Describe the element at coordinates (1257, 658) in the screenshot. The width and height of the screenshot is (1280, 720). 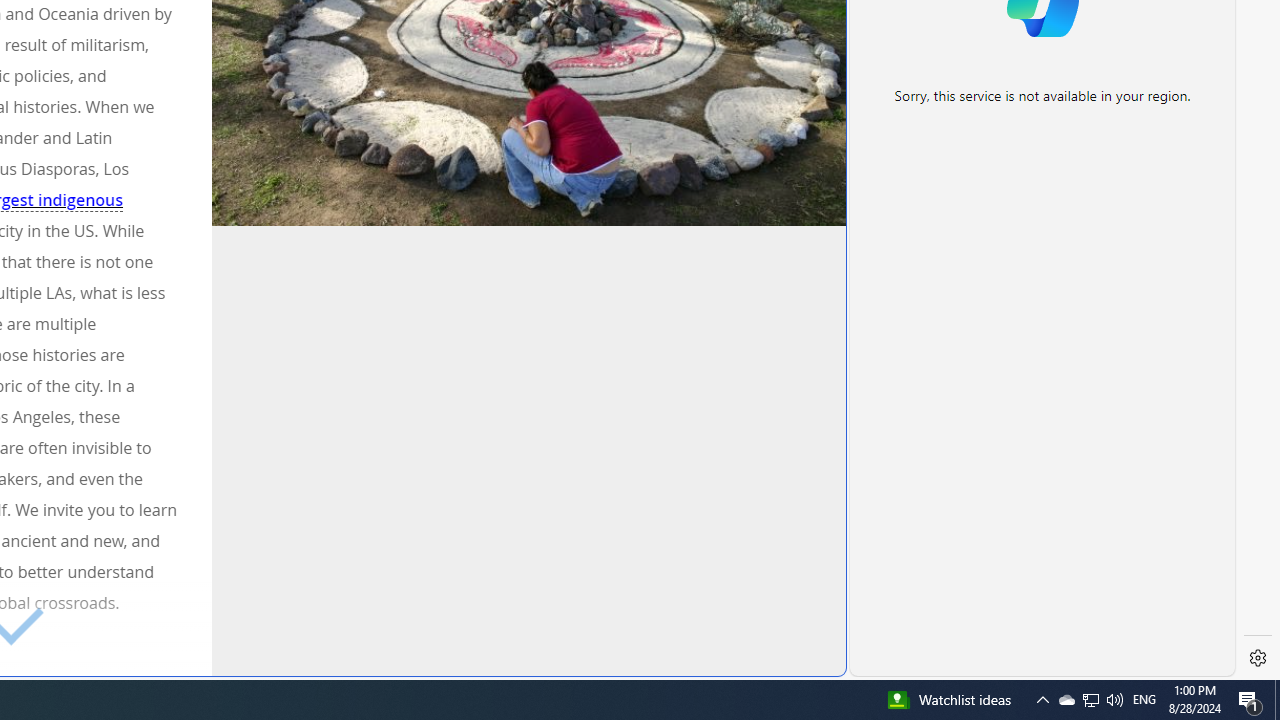
I see `'Settings'` at that location.